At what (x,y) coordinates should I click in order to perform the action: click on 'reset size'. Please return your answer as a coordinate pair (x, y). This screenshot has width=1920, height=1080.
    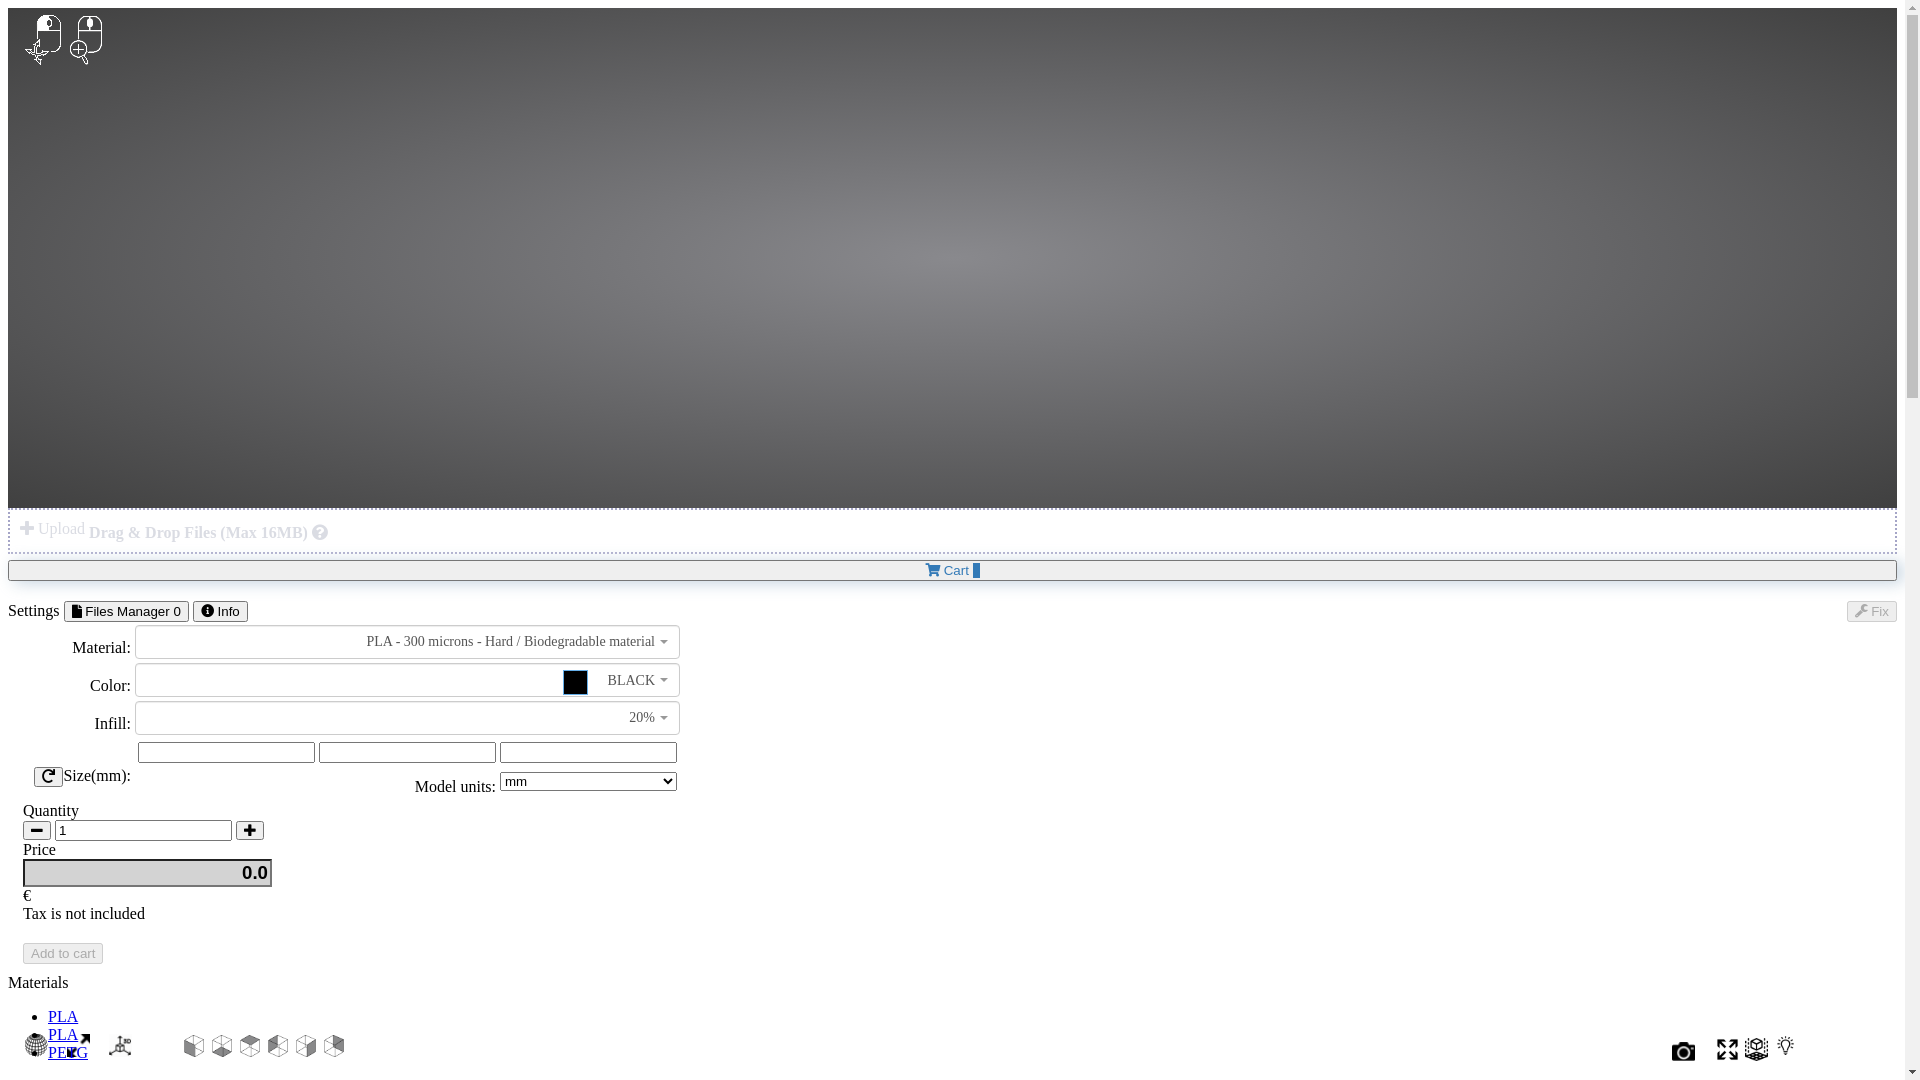
    Looking at the image, I should click on (48, 775).